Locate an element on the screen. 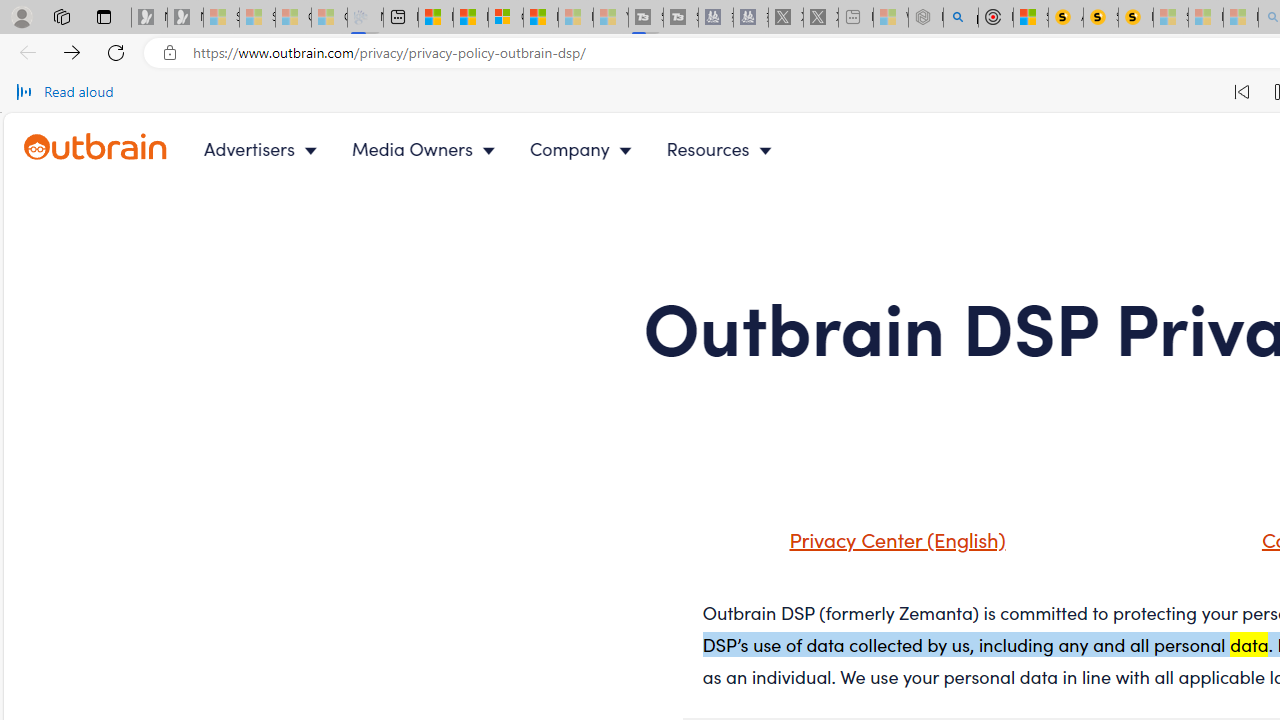 The width and height of the screenshot is (1280, 720). 'Company' is located at coordinates (584, 148).